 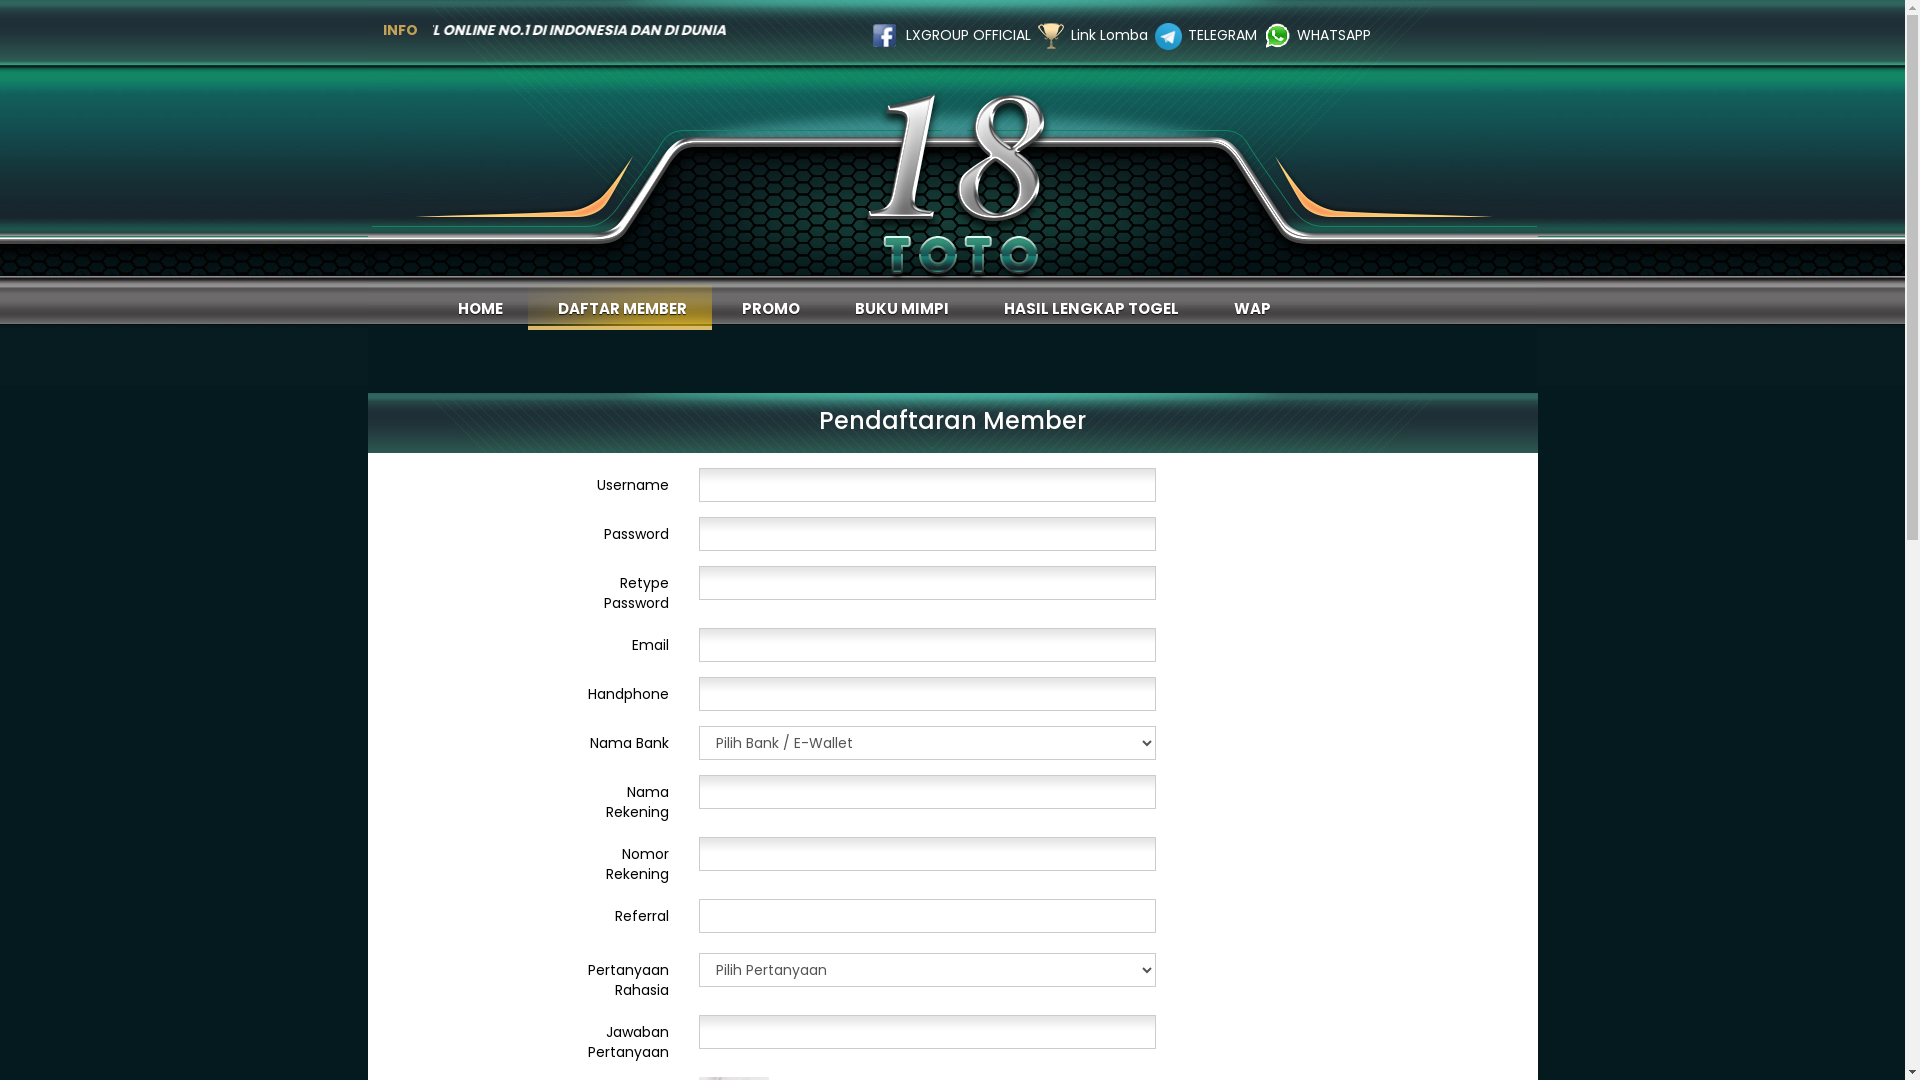 What do you see at coordinates (767, 307) in the screenshot?
I see `'PROMO'` at bounding box center [767, 307].